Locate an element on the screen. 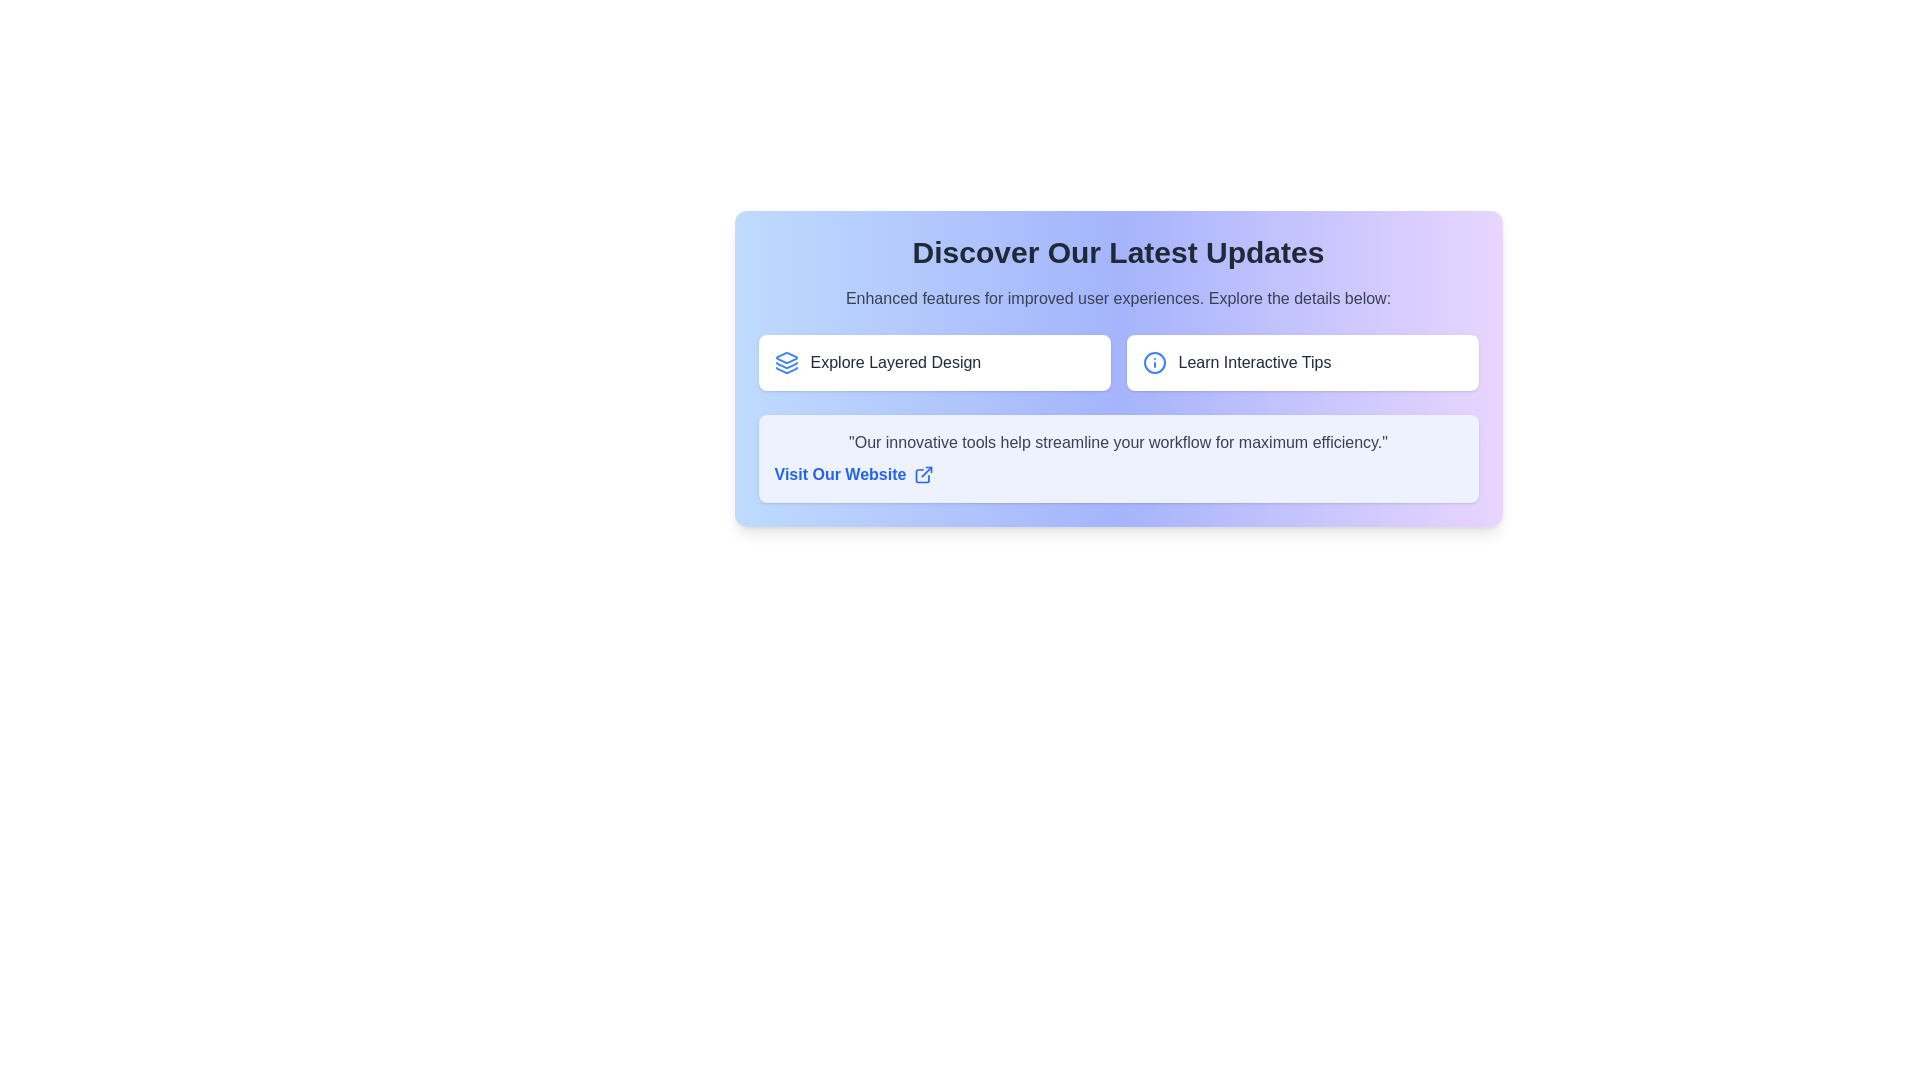  the text description stating 'Enhanced features for improved user experiences. Explore the details below:' is located at coordinates (1117, 299).